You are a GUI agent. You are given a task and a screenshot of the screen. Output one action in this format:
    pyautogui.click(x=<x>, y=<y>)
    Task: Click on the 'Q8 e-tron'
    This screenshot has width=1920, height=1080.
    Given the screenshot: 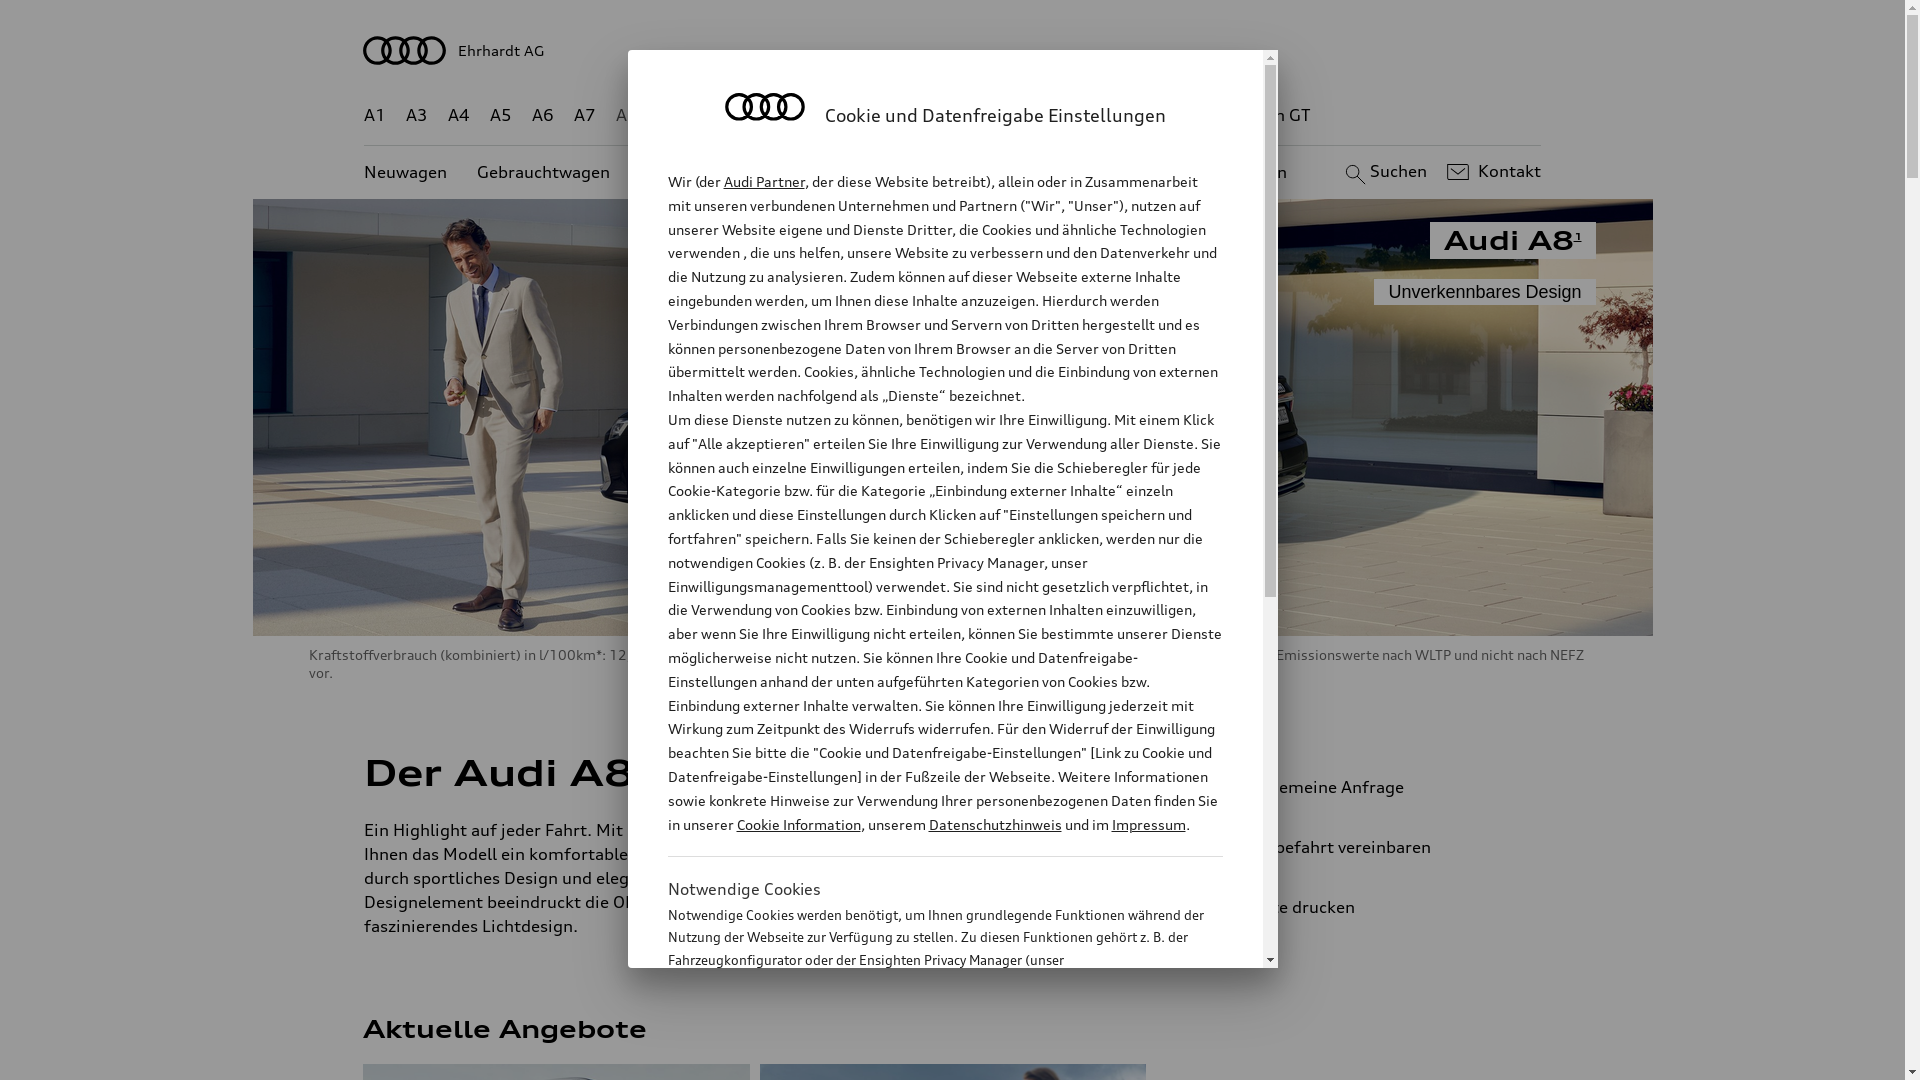 What is the action you would take?
    pyautogui.click(x=1007, y=115)
    